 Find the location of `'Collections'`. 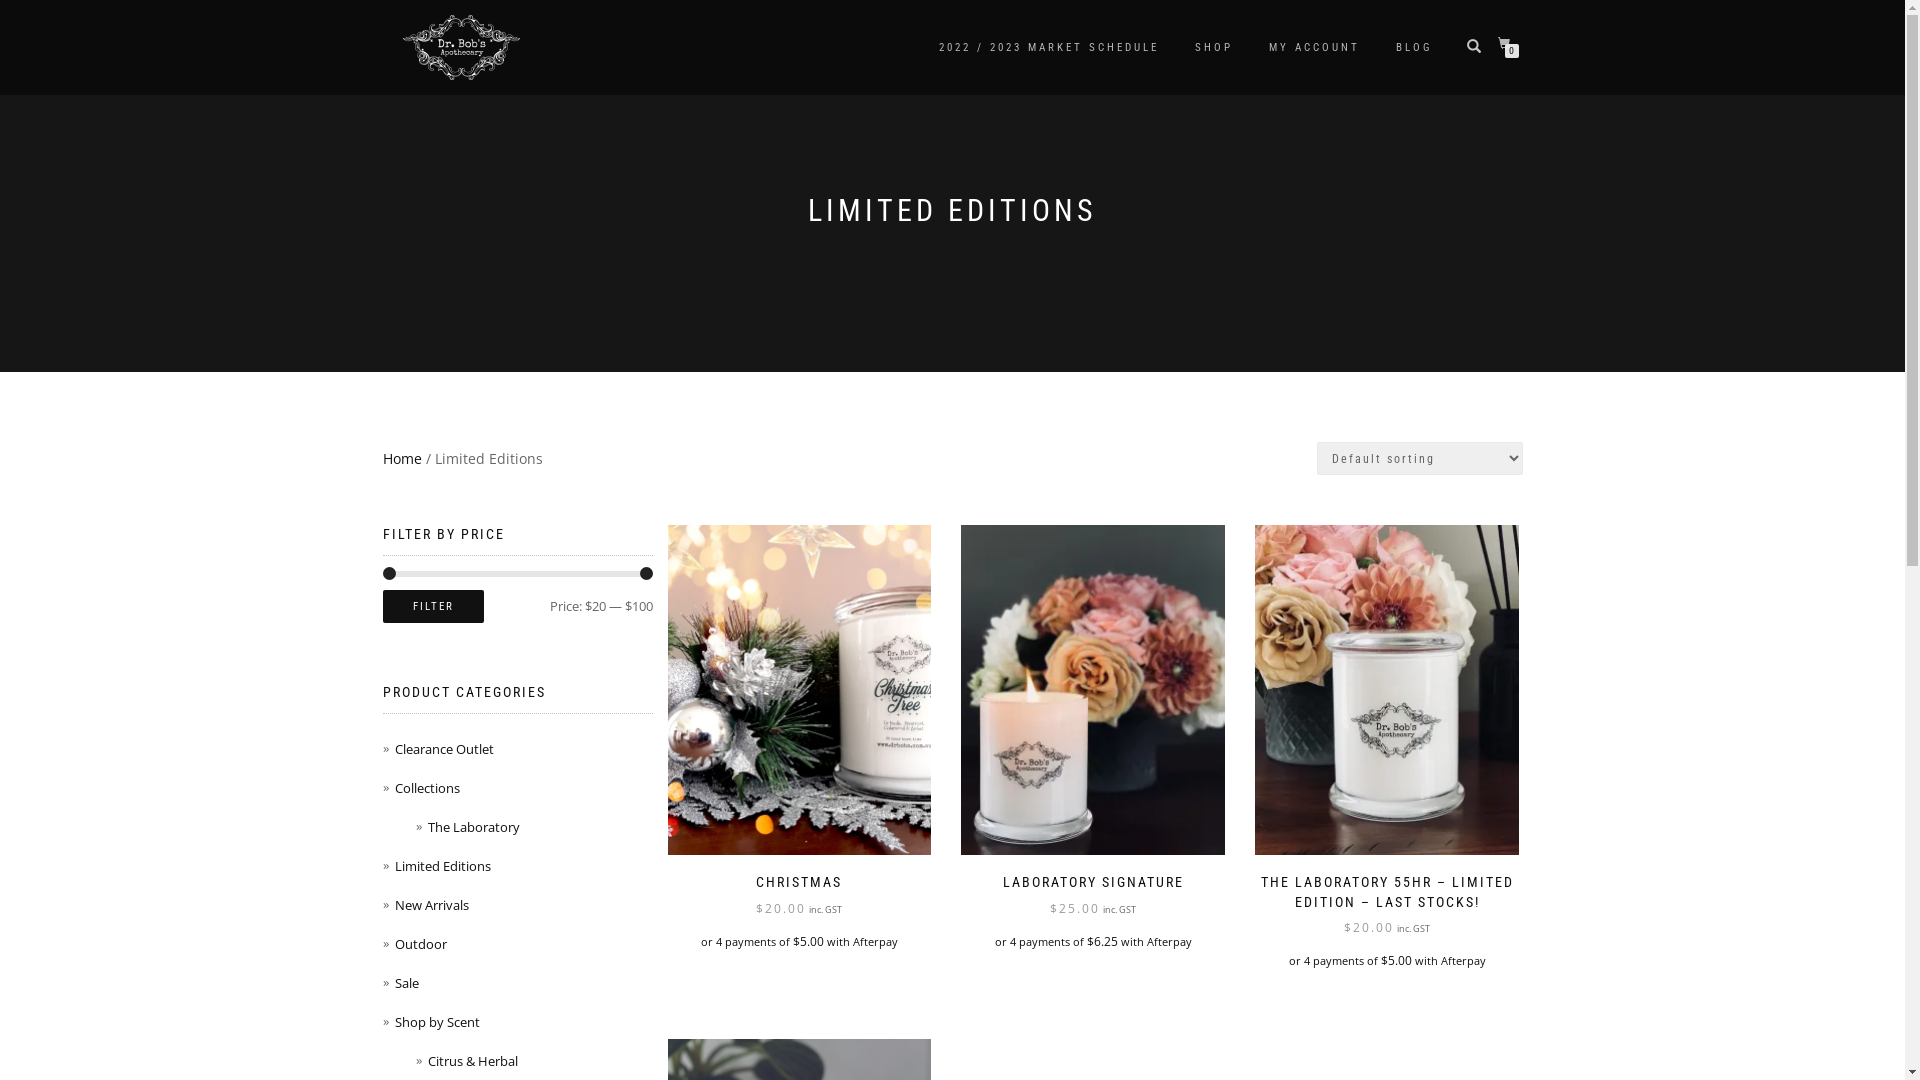

'Collections' is located at coordinates (393, 786).